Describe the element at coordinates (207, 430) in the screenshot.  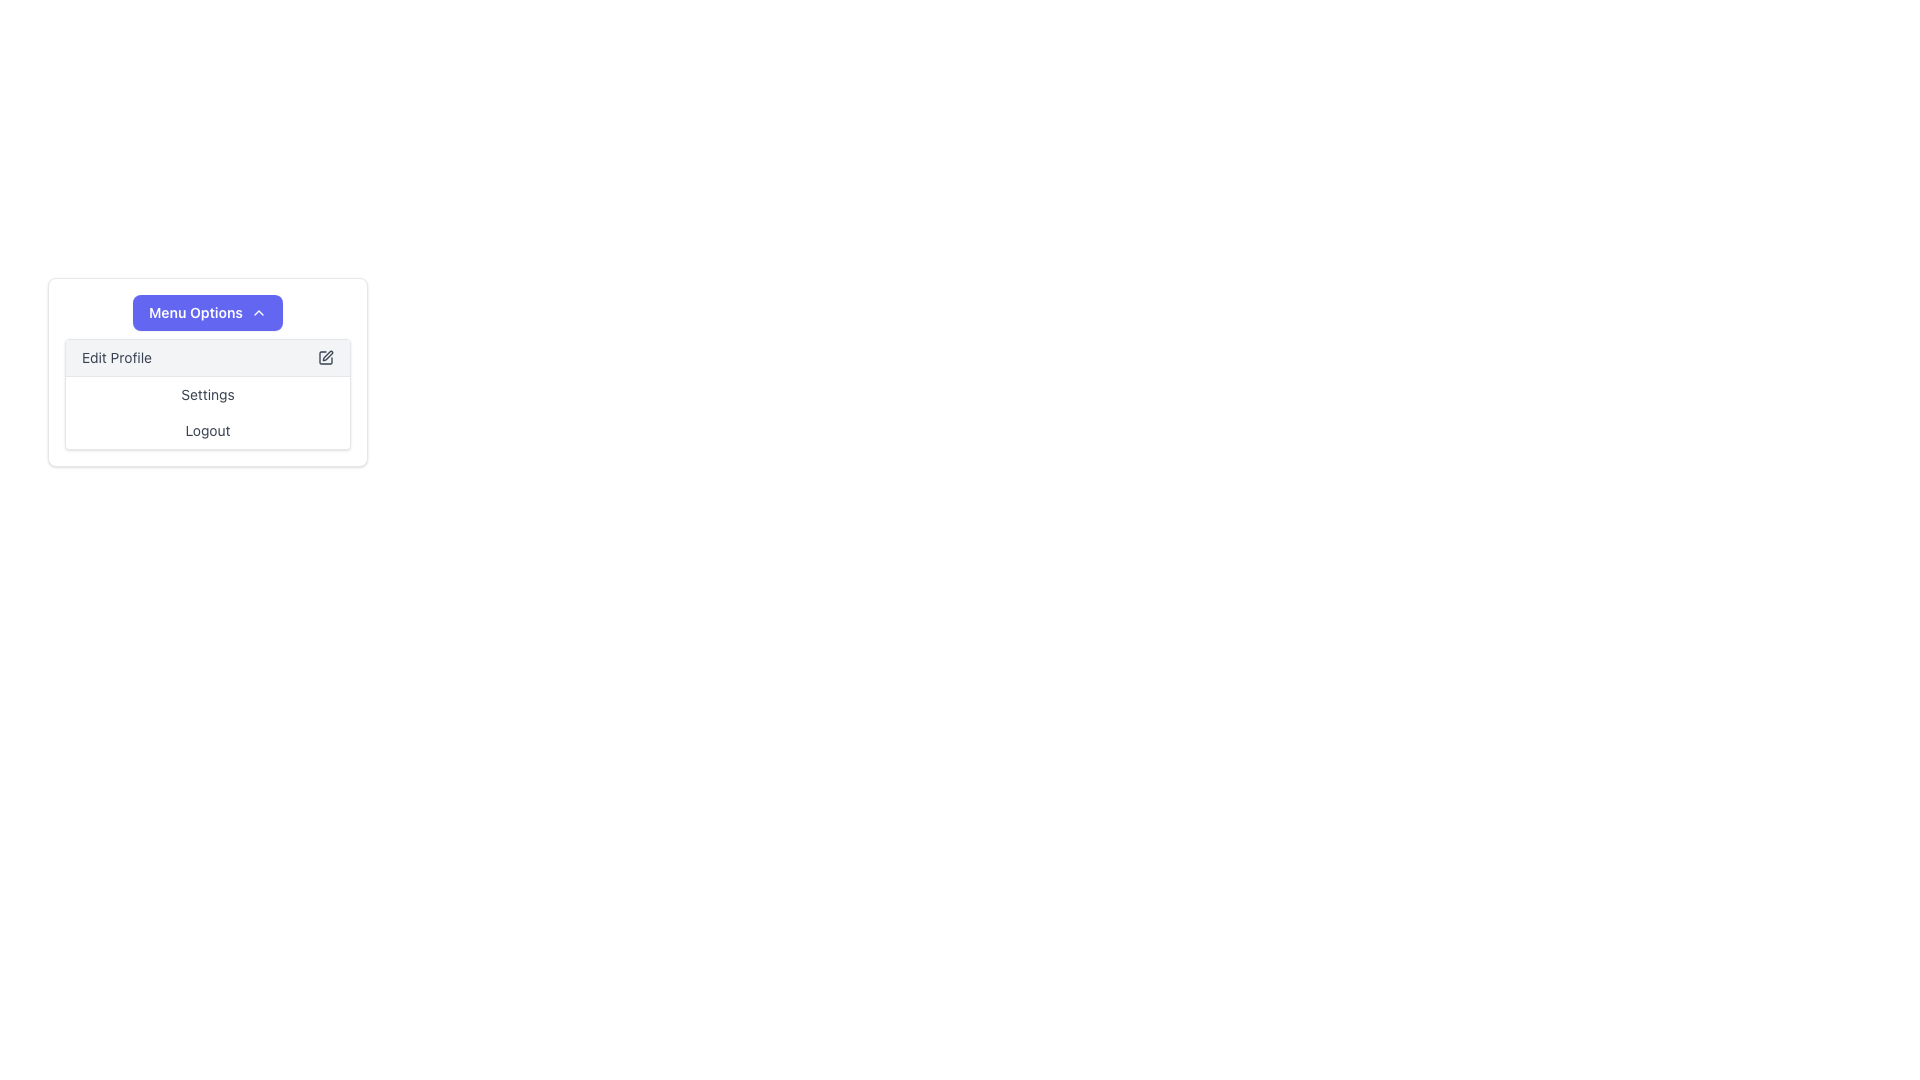
I see `the 'Logout' text-based menu item, which is the third item in the 'Menu Options' section` at that location.